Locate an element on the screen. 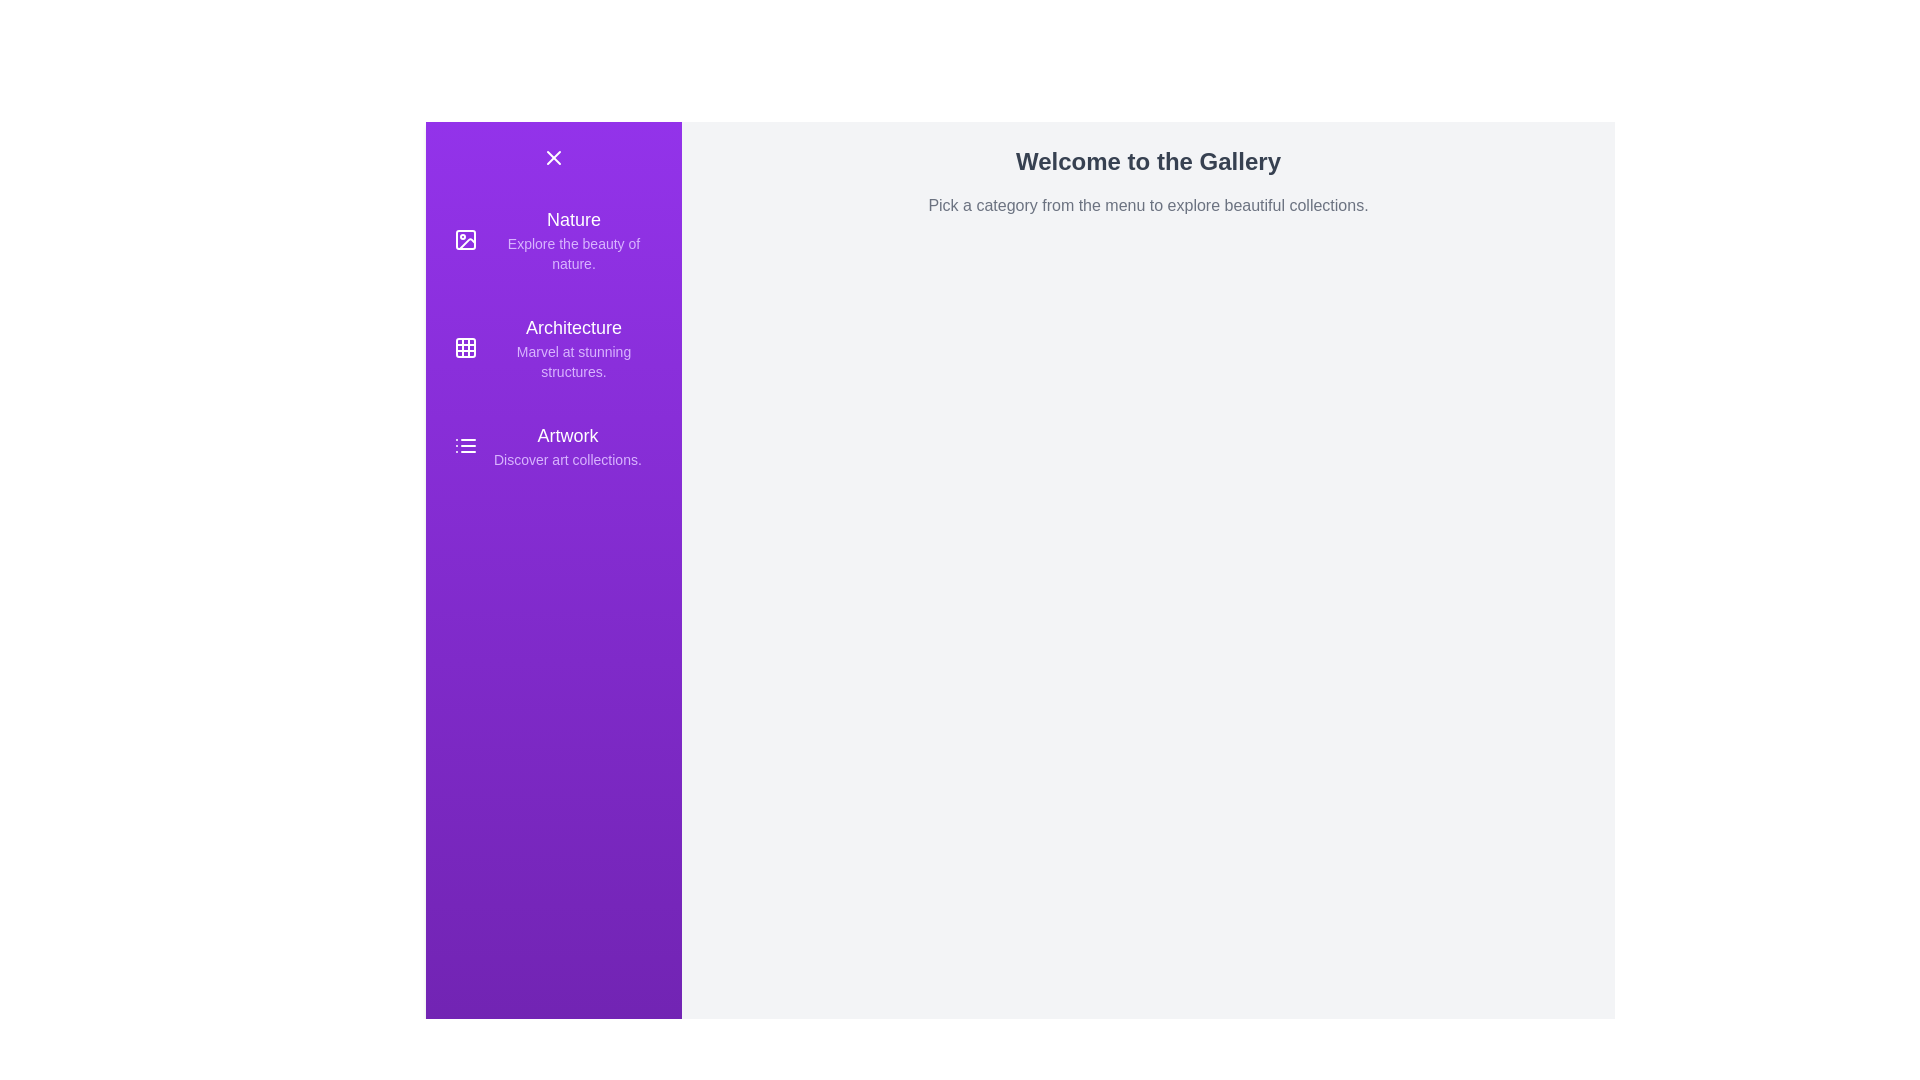 Image resolution: width=1920 pixels, height=1080 pixels. the menu item corresponding to the category Nature is located at coordinates (553, 238).